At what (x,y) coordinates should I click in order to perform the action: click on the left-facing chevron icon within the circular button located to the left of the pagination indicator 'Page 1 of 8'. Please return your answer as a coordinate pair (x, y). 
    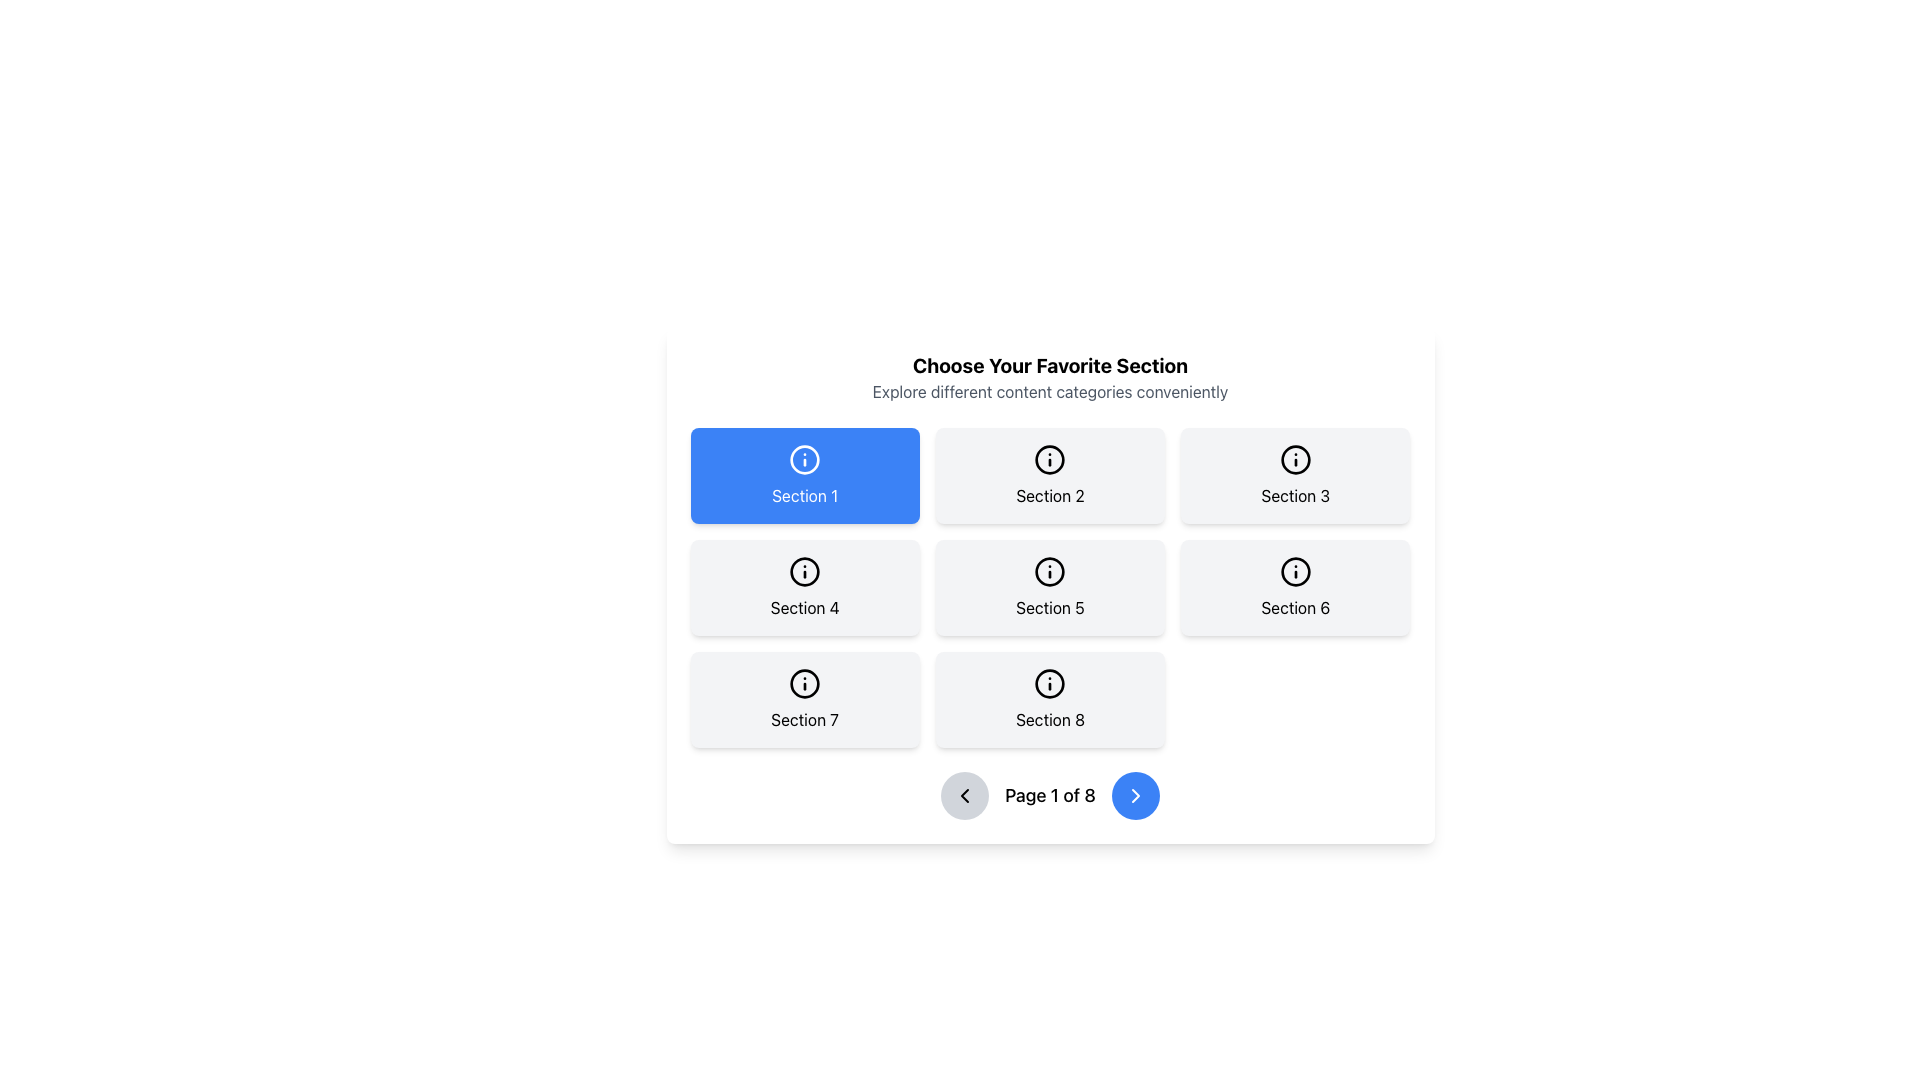
    Looking at the image, I should click on (965, 794).